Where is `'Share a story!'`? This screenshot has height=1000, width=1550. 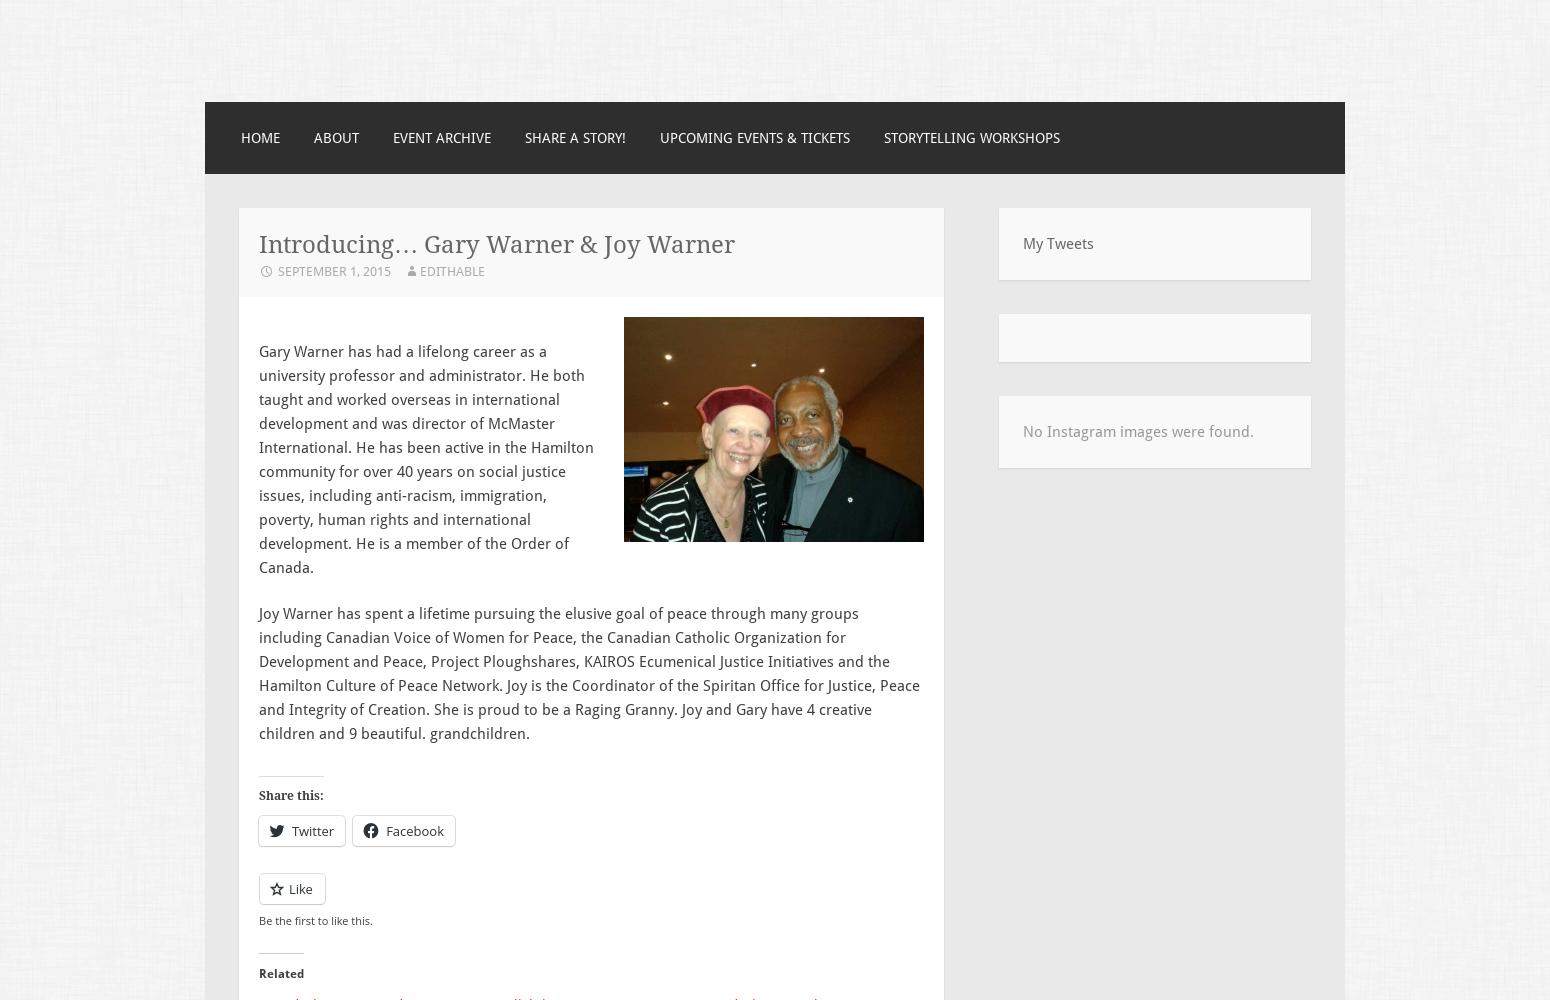 'Share a story!' is located at coordinates (575, 138).